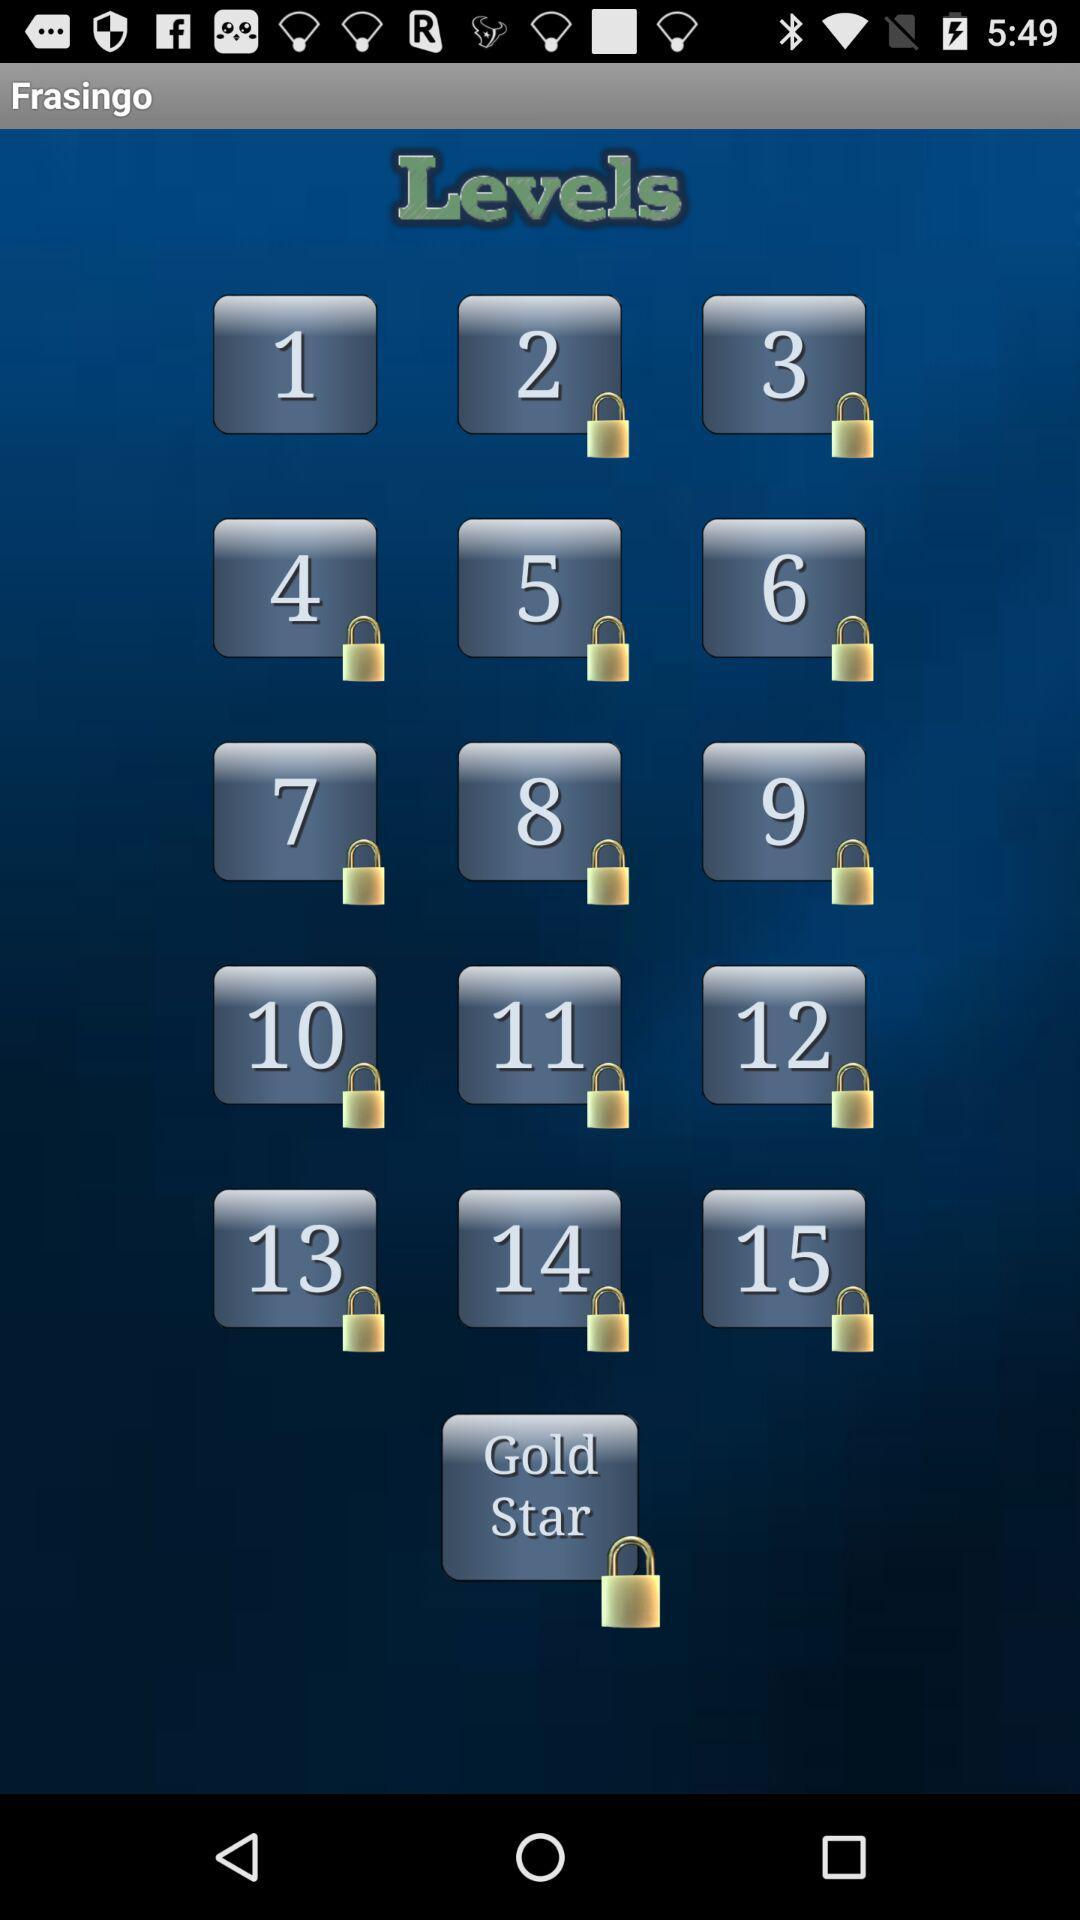 This screenshot has width=1080, height=1920. What do you see at coordinates (294, 839) in the screenshot?
I see `the button 7` at bounding box center [294, 839].